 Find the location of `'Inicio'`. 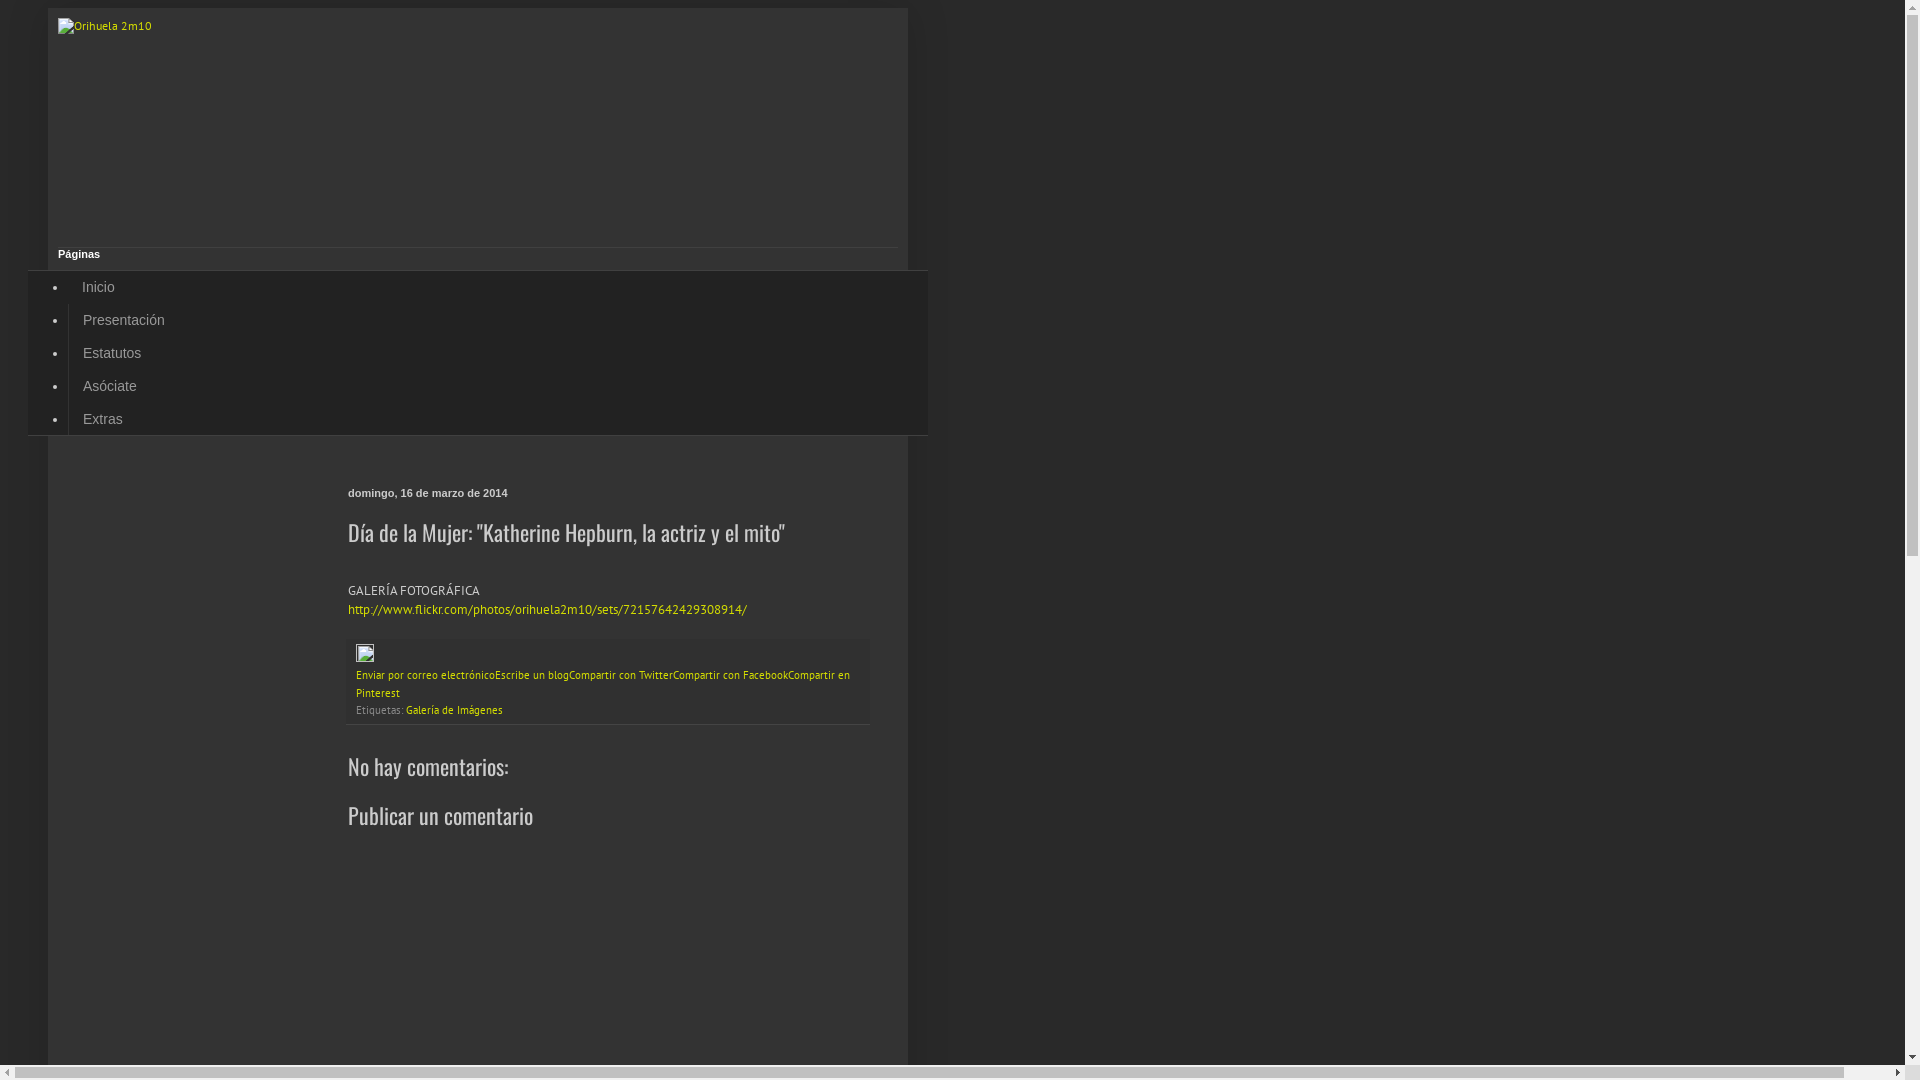

'Inicio' is located at coordinates (97, 287).